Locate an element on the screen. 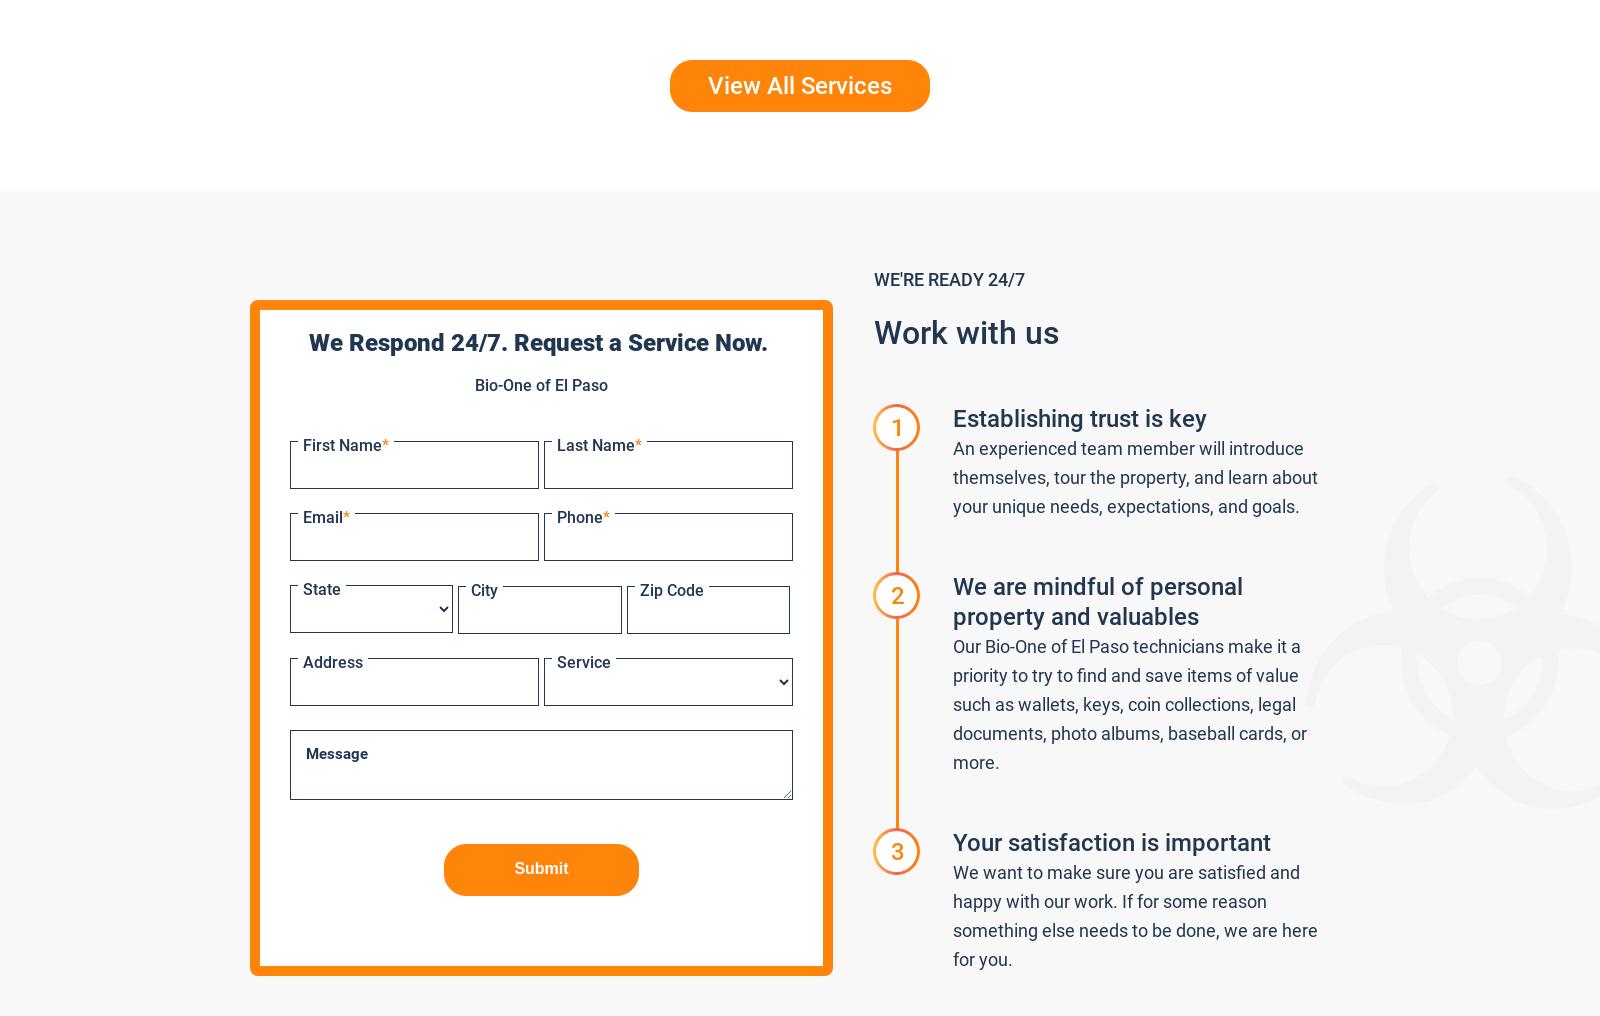  'State' is located at coordinates (321, 589).